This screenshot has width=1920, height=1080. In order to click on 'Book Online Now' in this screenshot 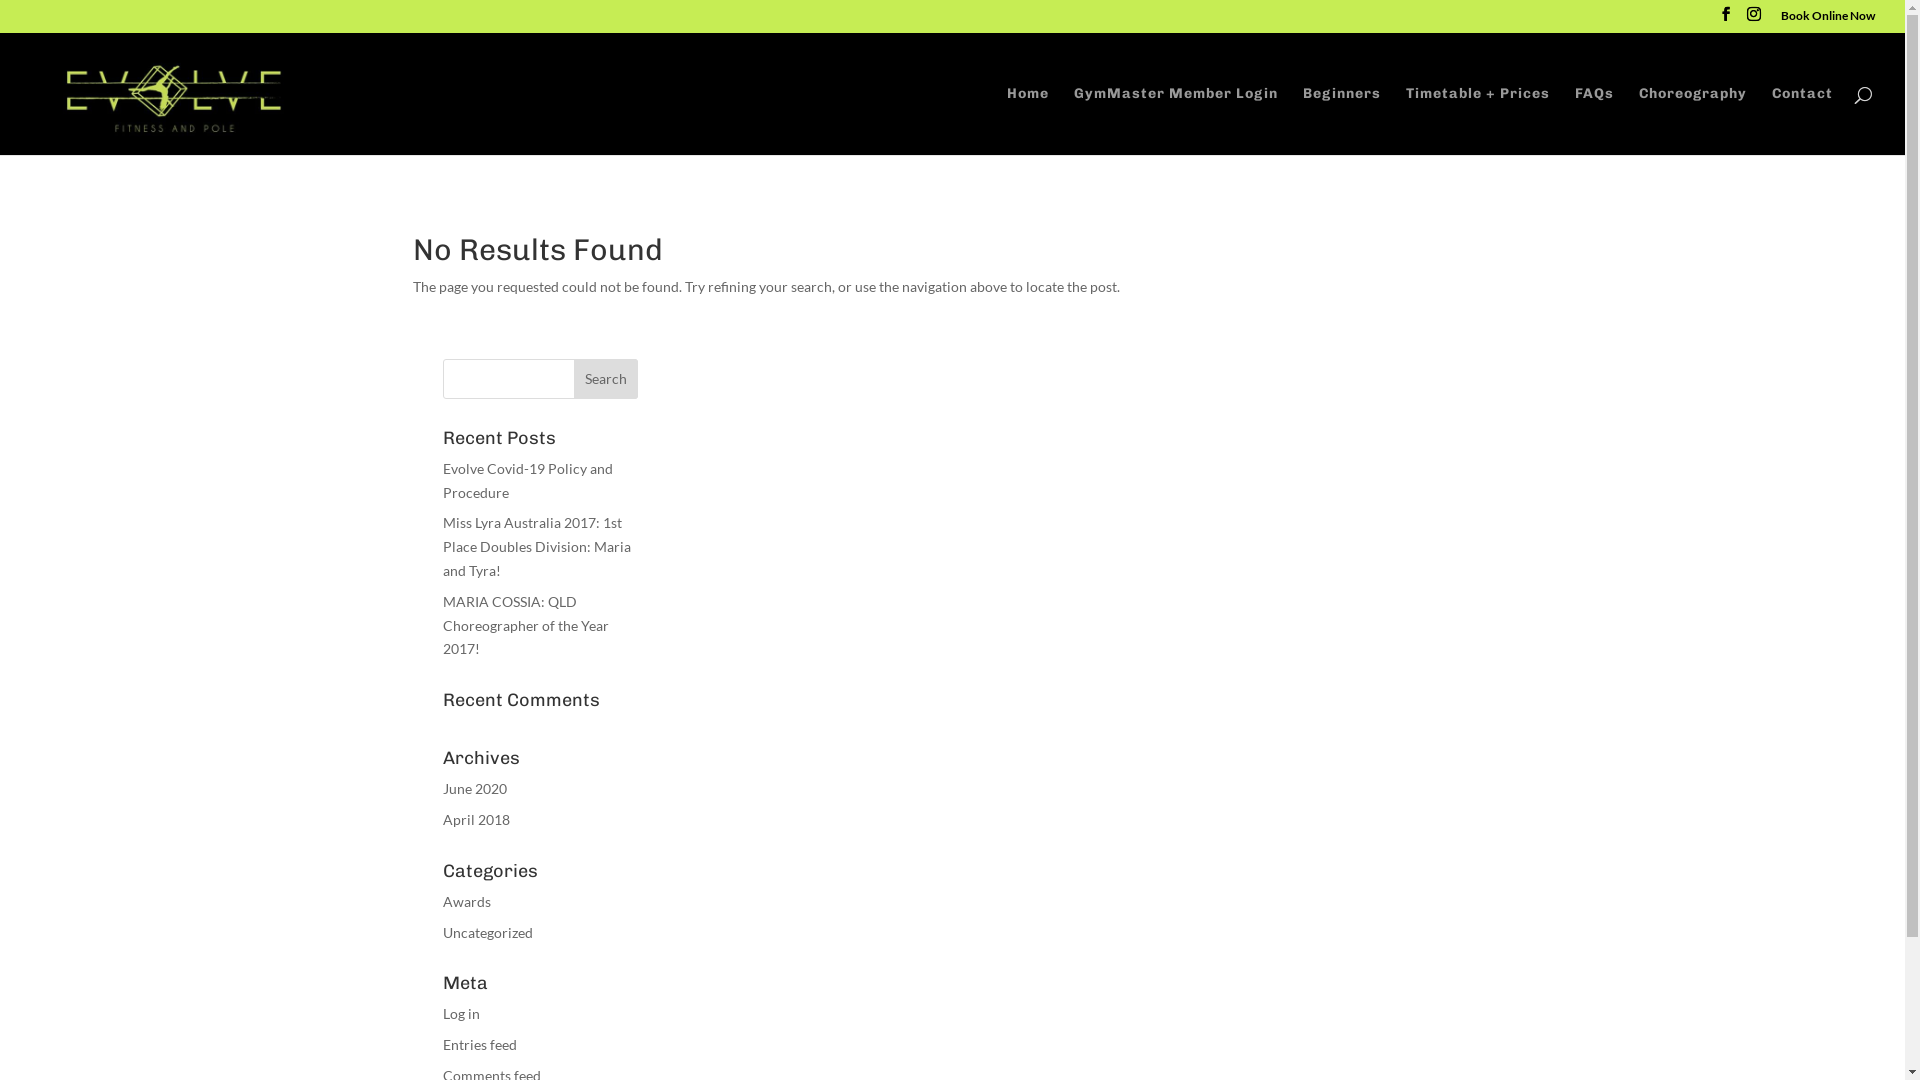, I will do `click(1828, 20)`.